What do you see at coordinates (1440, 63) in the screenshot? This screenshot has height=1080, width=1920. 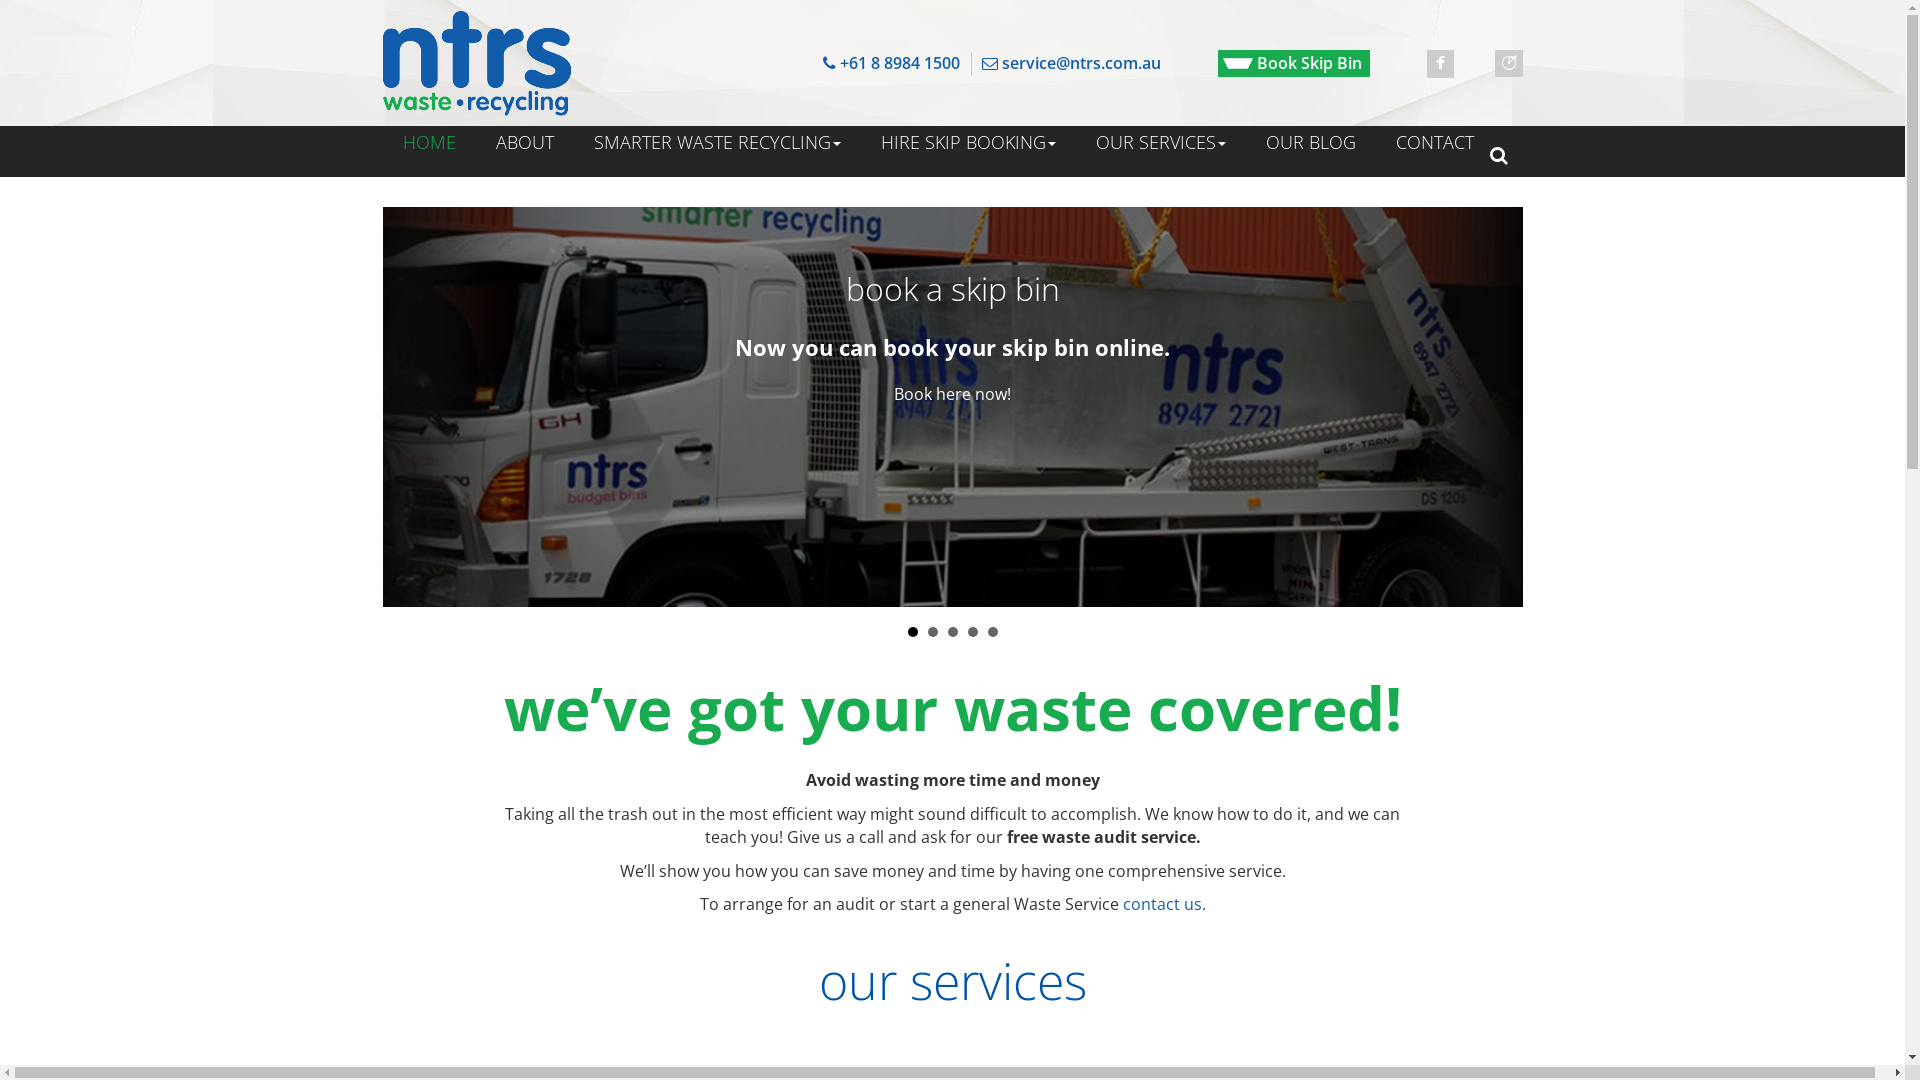 I see `'Facebook'` at bounding box center [1440, 63].